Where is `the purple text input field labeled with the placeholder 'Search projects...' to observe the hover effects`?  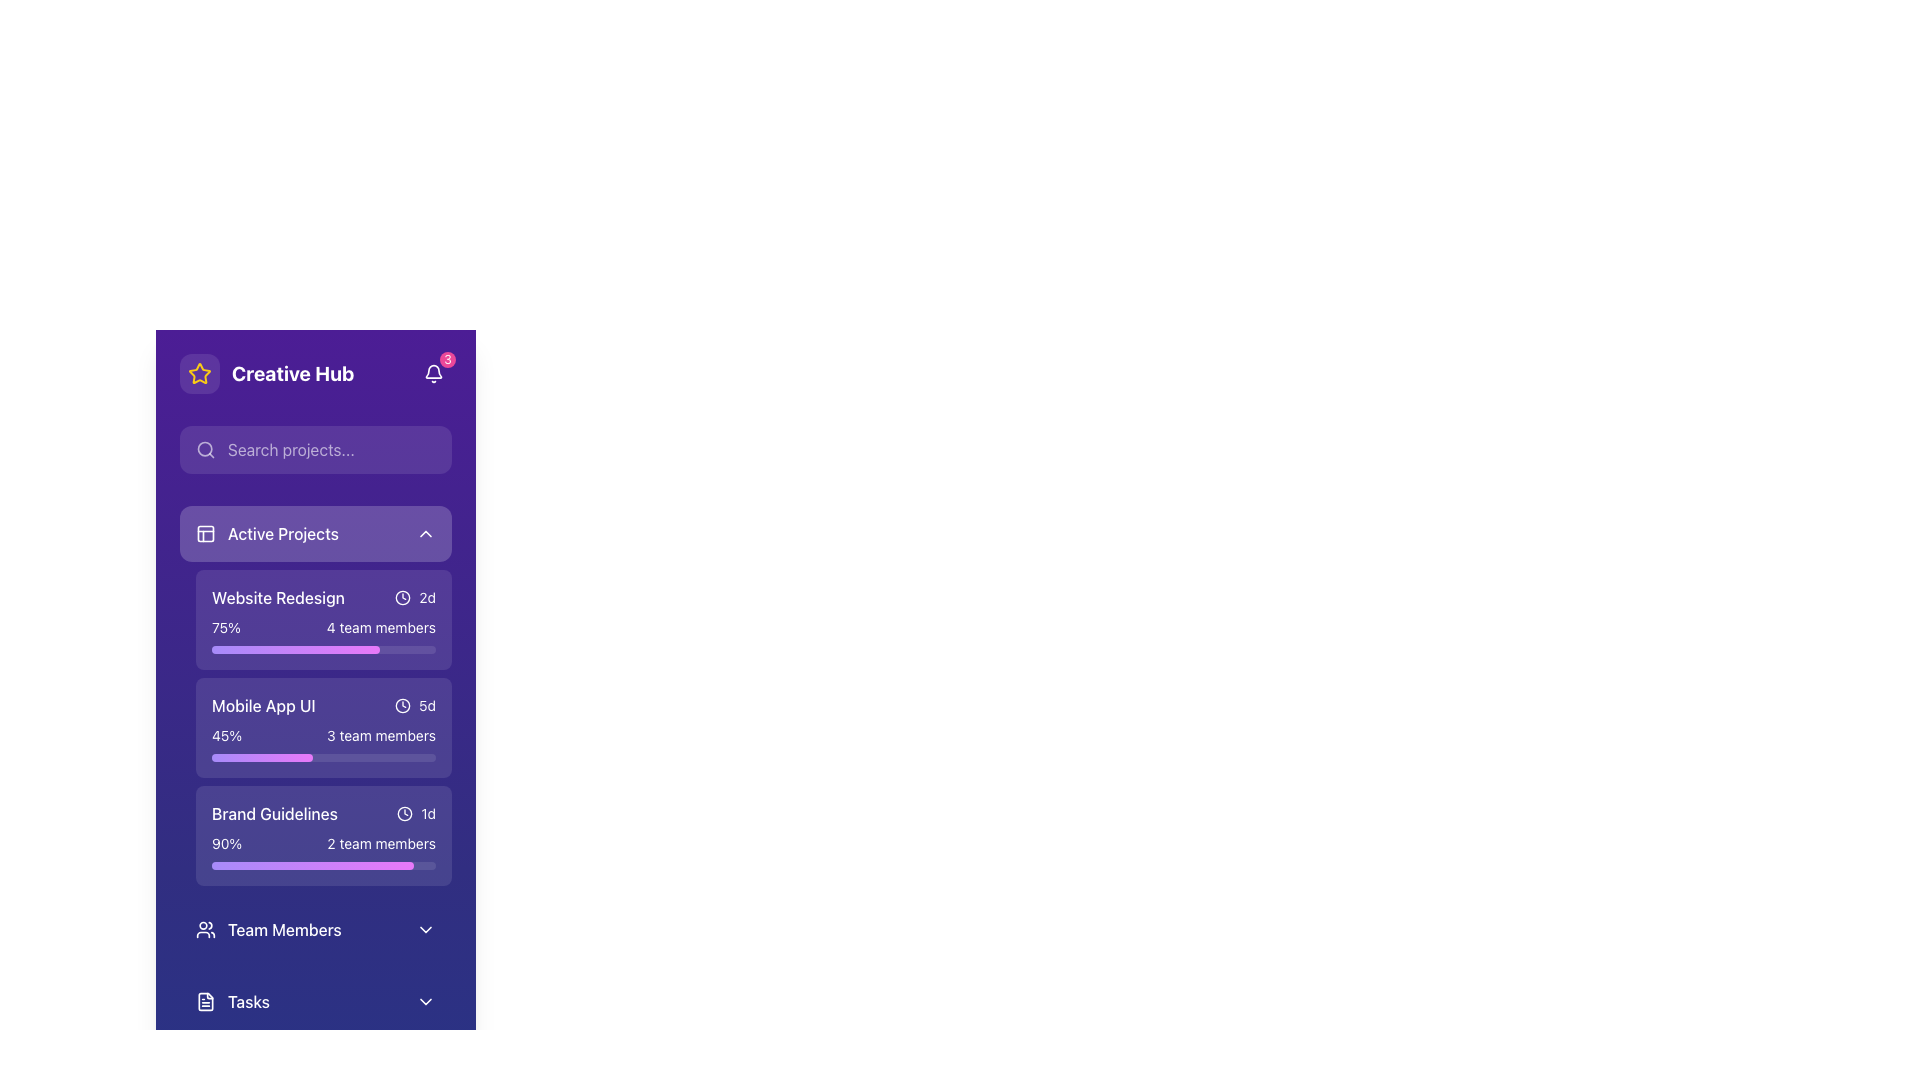
the purple text input field labeled with the placeholder 'Search projects...' to observe the hover effects is located at coordinates (315, 450).